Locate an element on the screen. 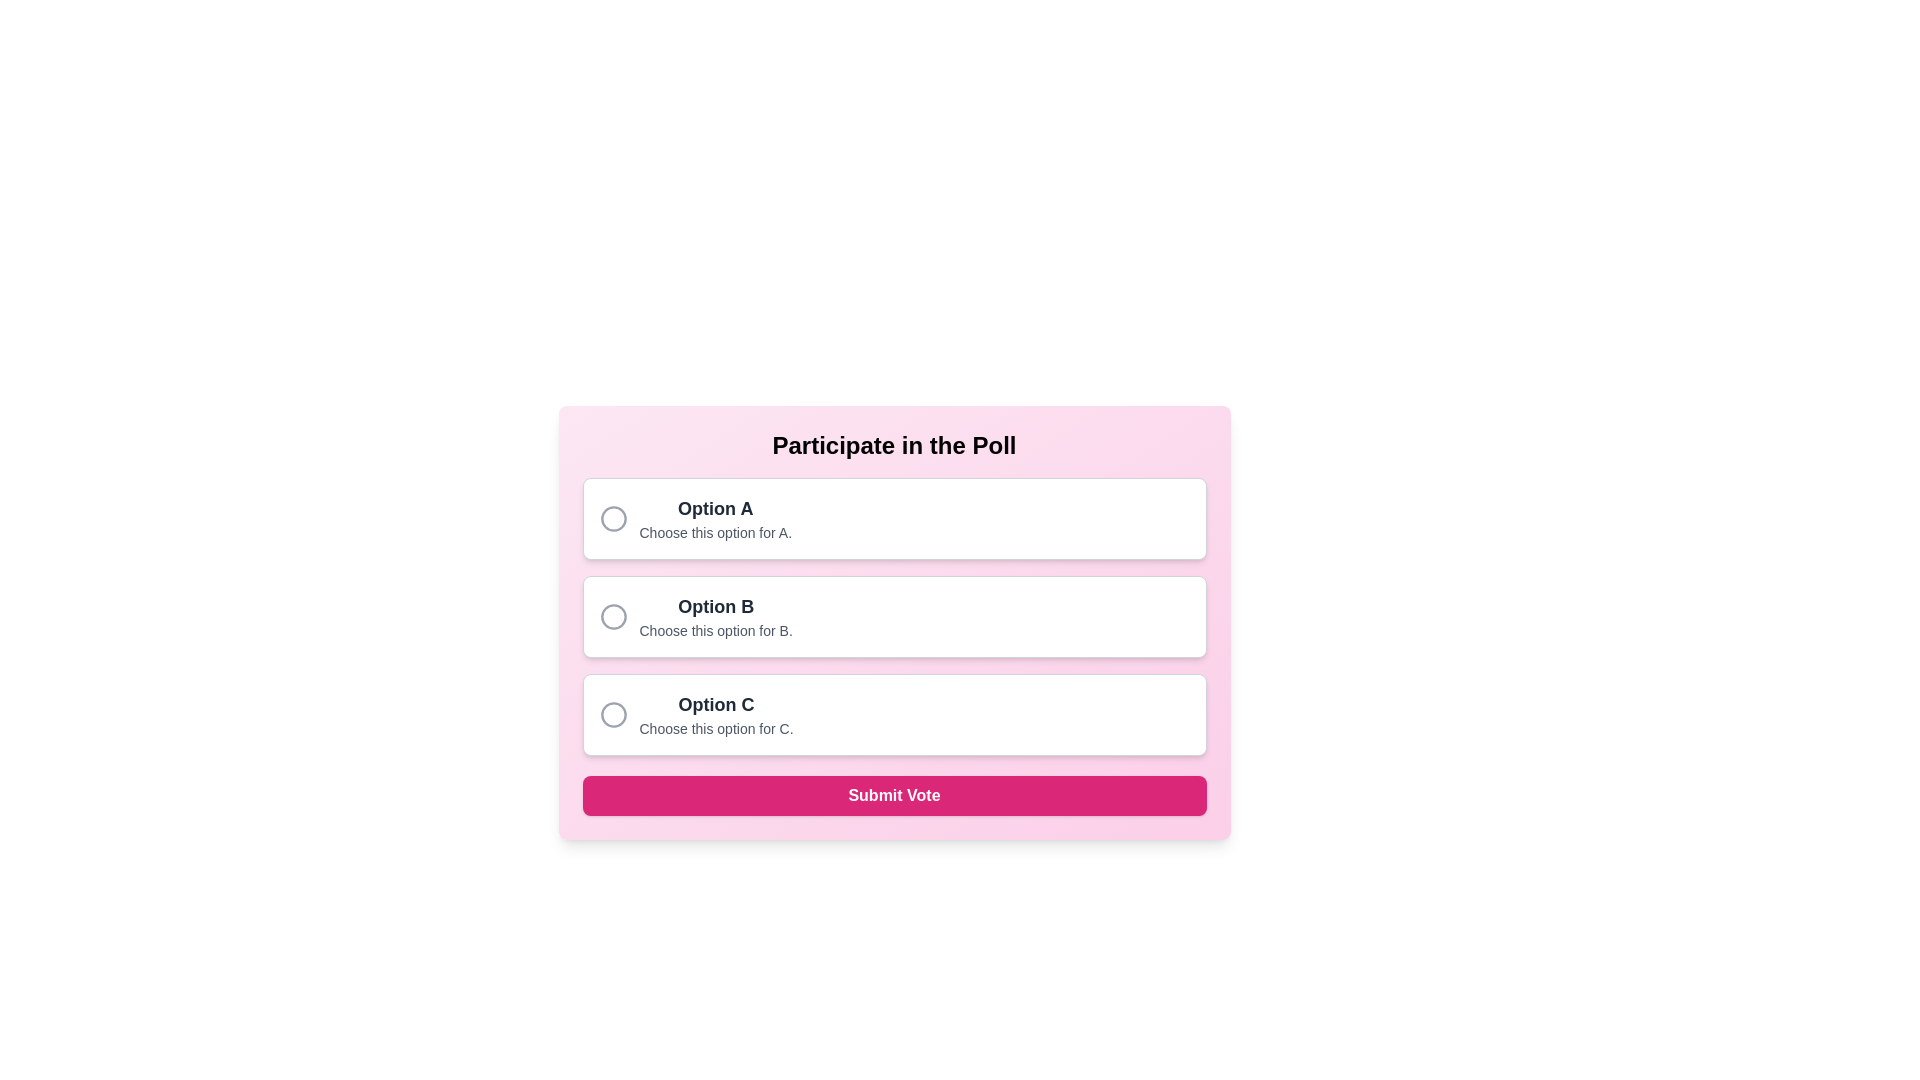 This screenshot has height=1080, width=1920. the selectable card option labeled 'Option B' is located at coordinates (893, 616).